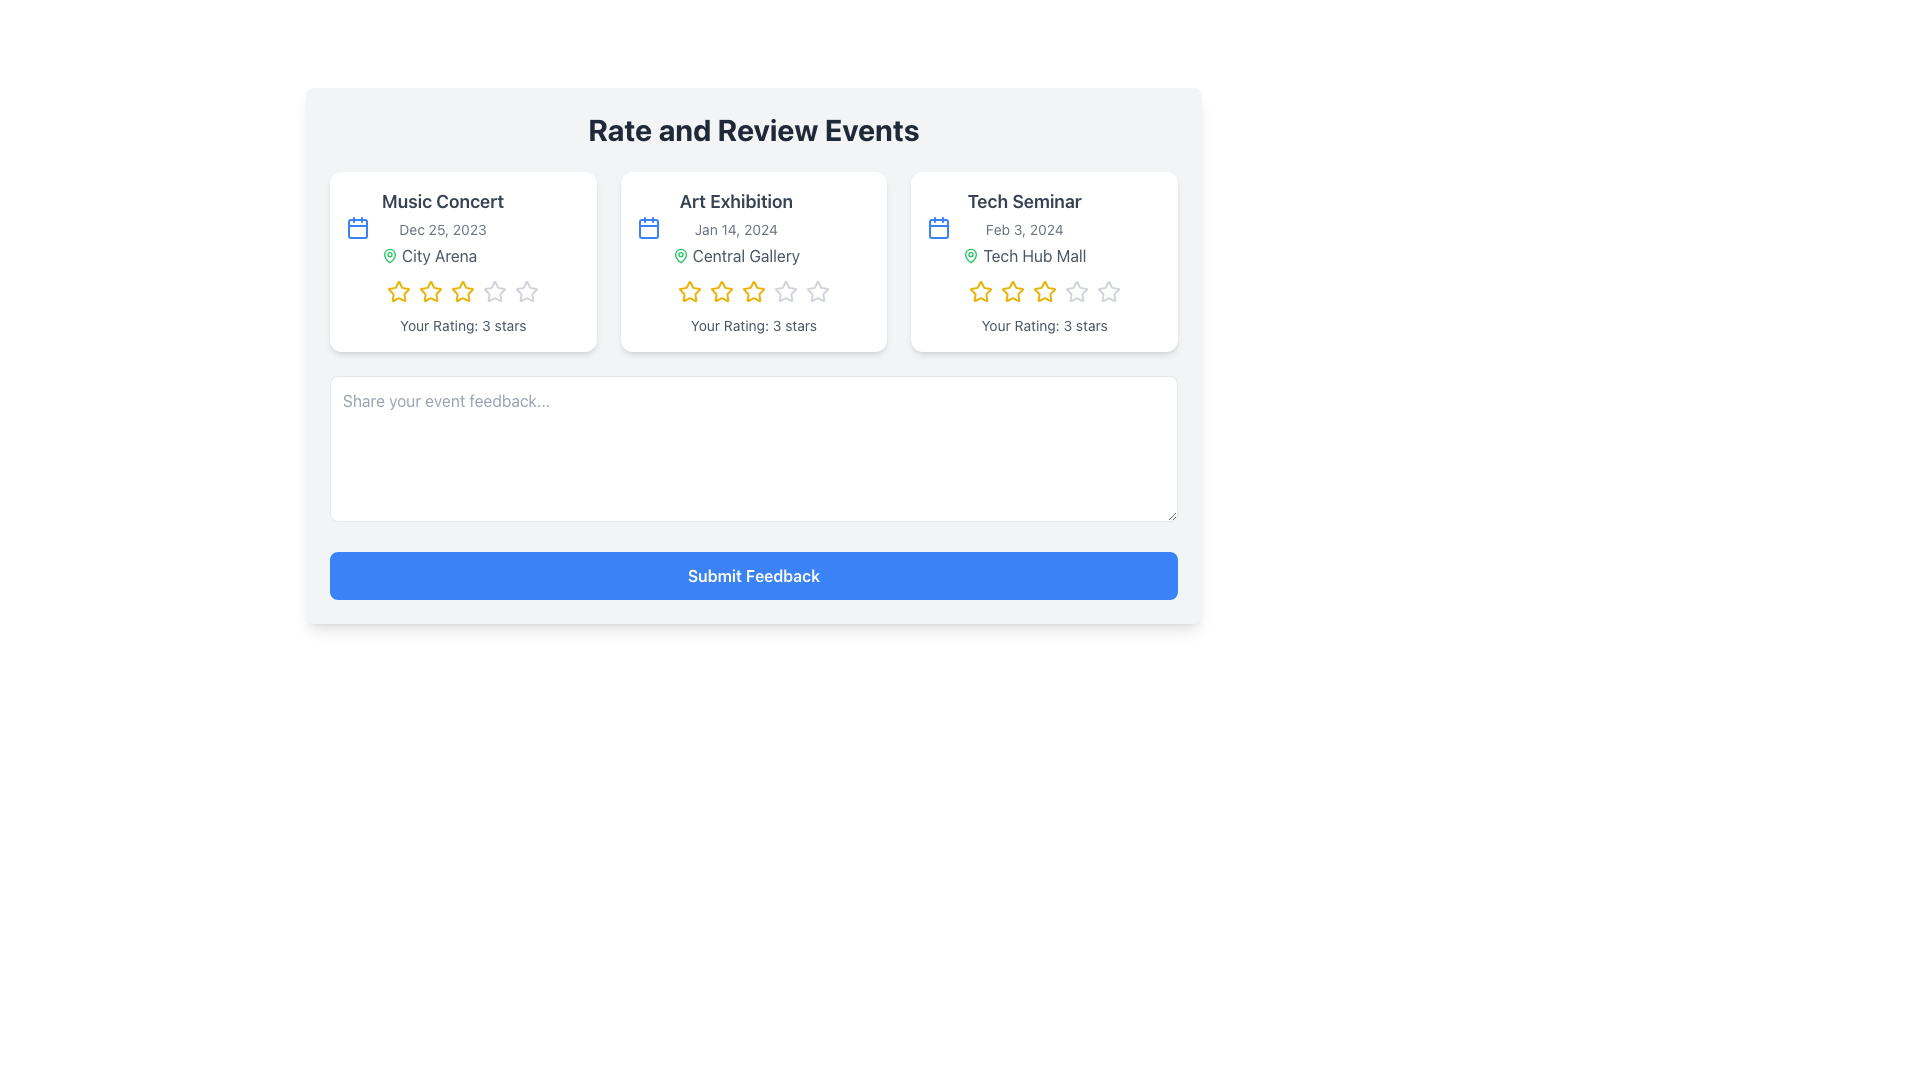  I want to click on the text label with an icon that provides information about the location of an event under the header 'Tech Seminar' and date 'Feb 3, 2024', located in the rightmost card of three horizontally aligned cards, so click(1024, 254).